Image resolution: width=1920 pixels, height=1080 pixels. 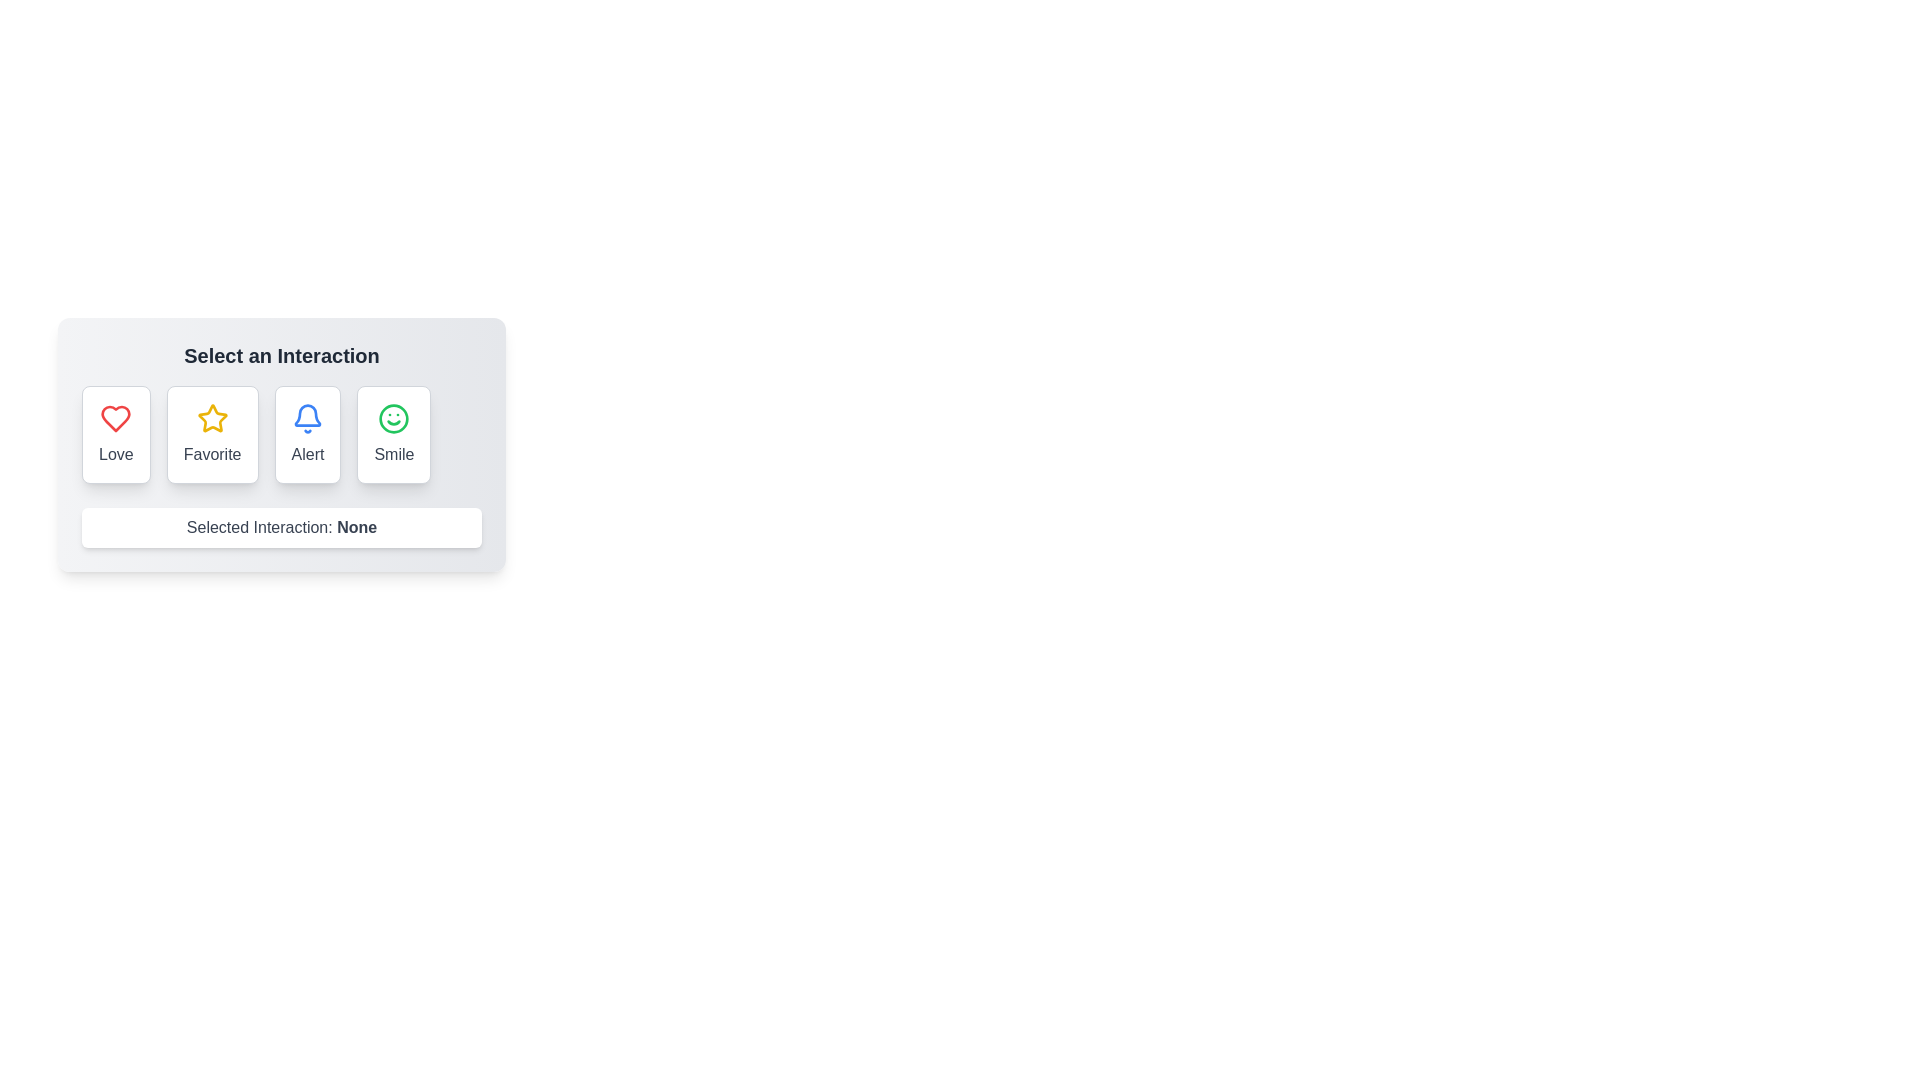 I want to click on the button labeled Love to observe the hover effect, so click(x=114, y=434).